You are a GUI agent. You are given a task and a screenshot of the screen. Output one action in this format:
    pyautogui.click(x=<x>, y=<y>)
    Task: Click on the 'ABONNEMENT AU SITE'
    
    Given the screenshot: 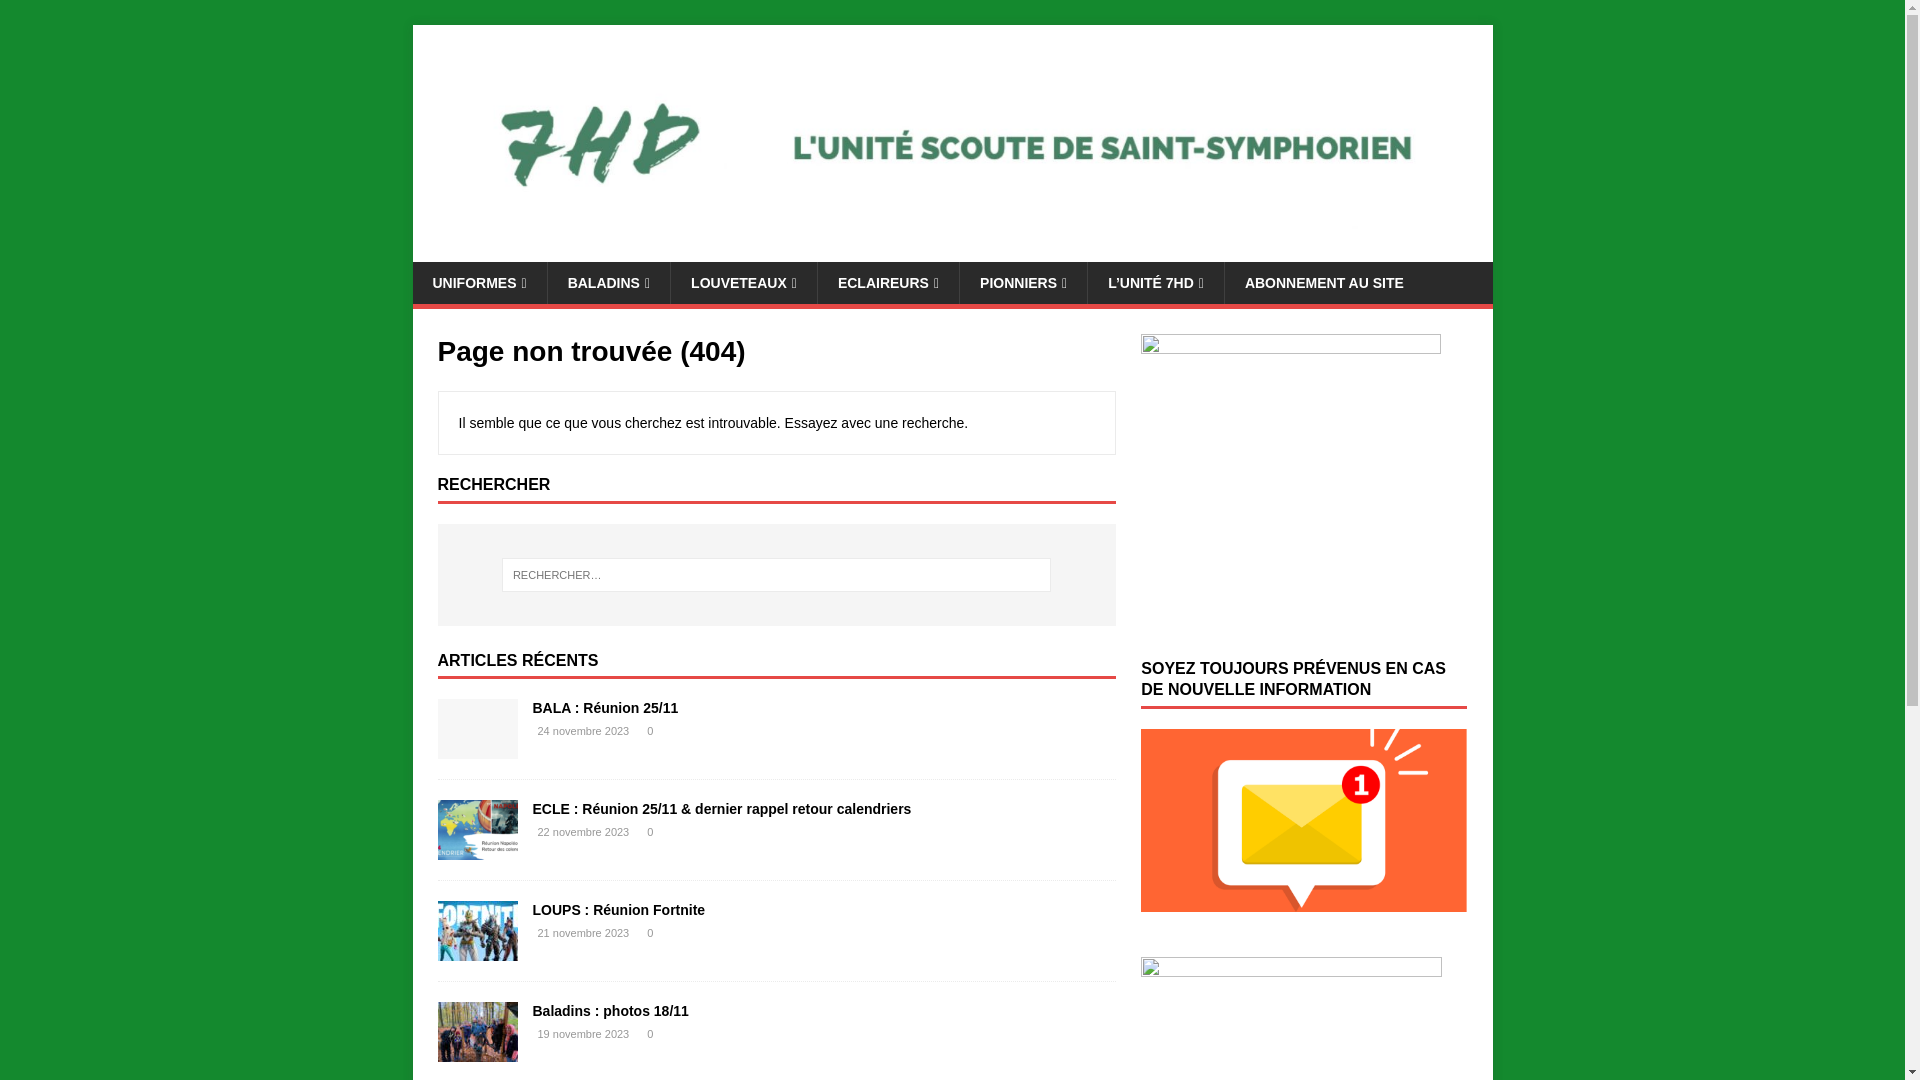 What is the action you would take?
    pyautogui.click(x=1324, y=282)
    